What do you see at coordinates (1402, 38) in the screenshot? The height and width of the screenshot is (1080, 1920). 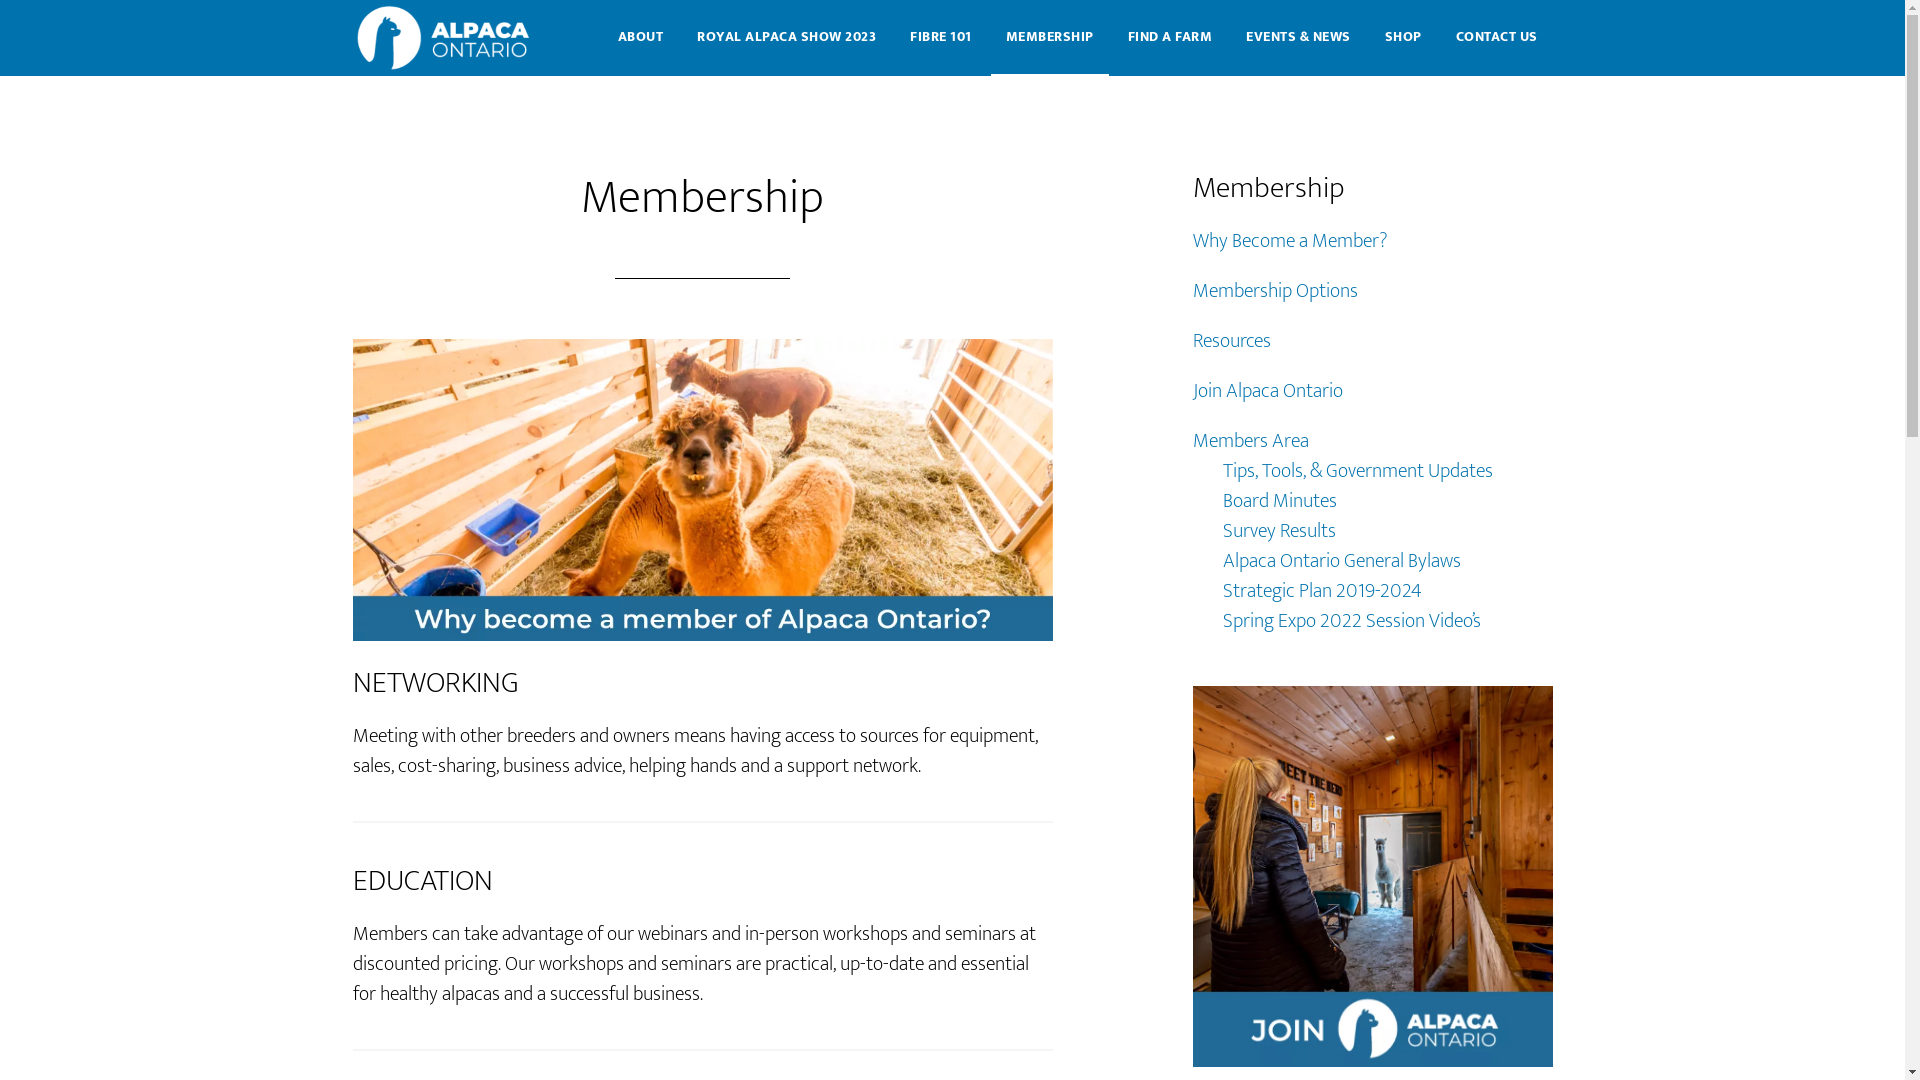 I see `'SHOP'` at bounding box center [1402, 38].